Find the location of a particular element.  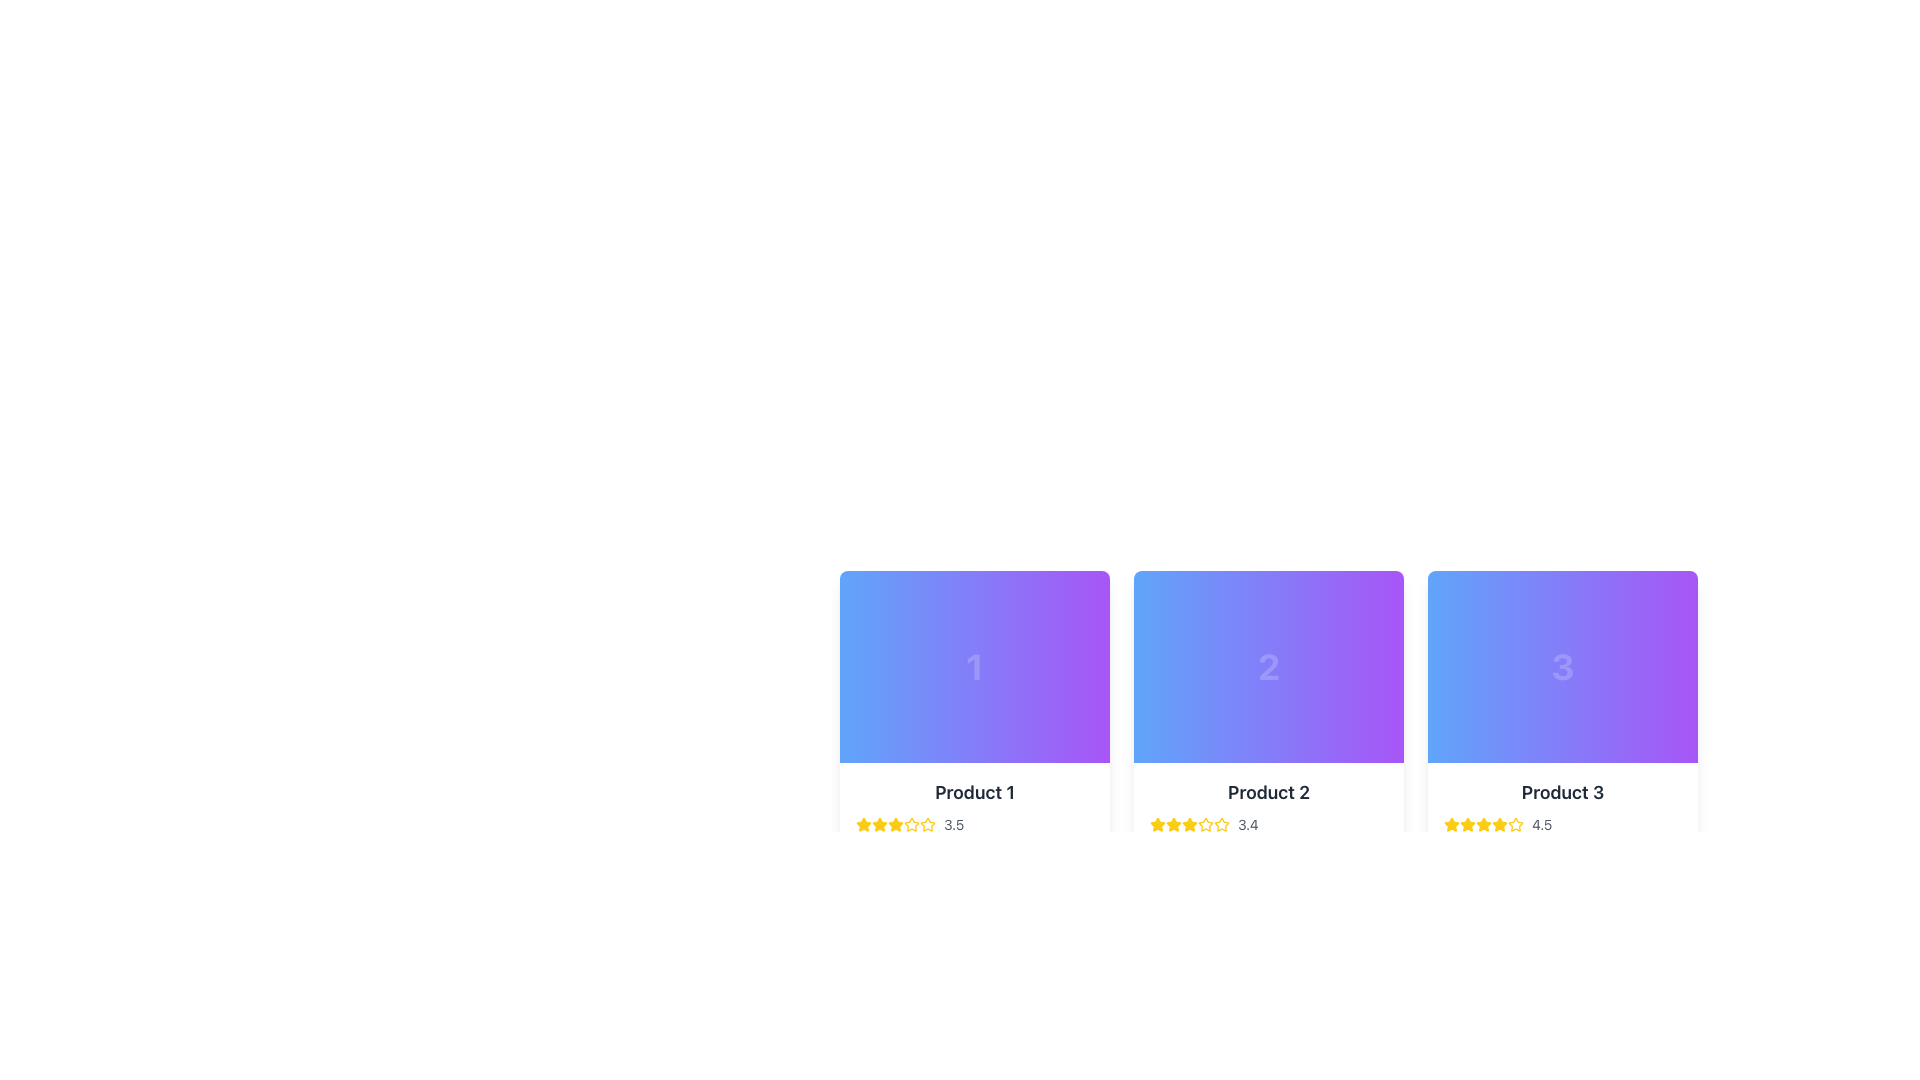

the second star icon in the rating component located beneath the third product card by moving the cursor to its center is located at coordinates (1468, 824).